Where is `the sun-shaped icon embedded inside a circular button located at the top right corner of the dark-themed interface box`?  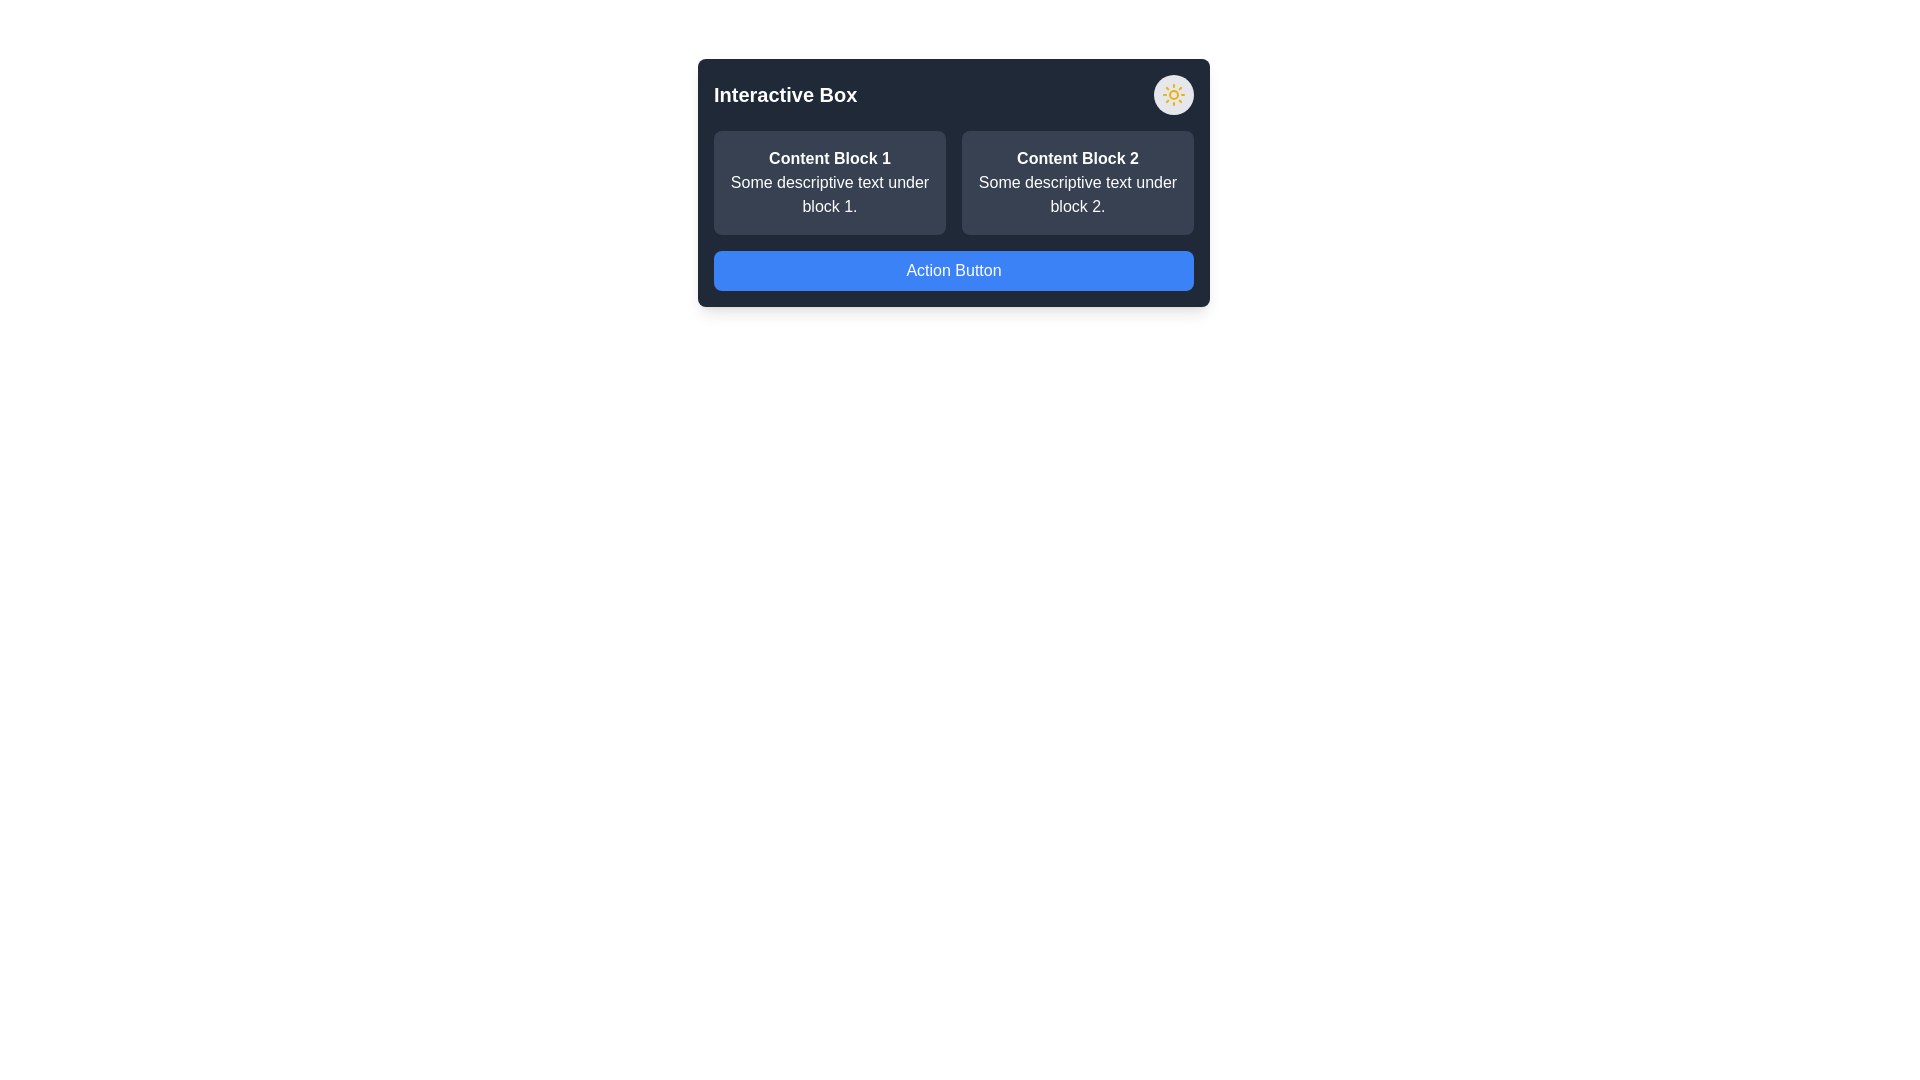 the sun-shaped icon embedded inside a circular button located at the top right corner of the dark-themed interface box is located at coordinates (1174, 95).